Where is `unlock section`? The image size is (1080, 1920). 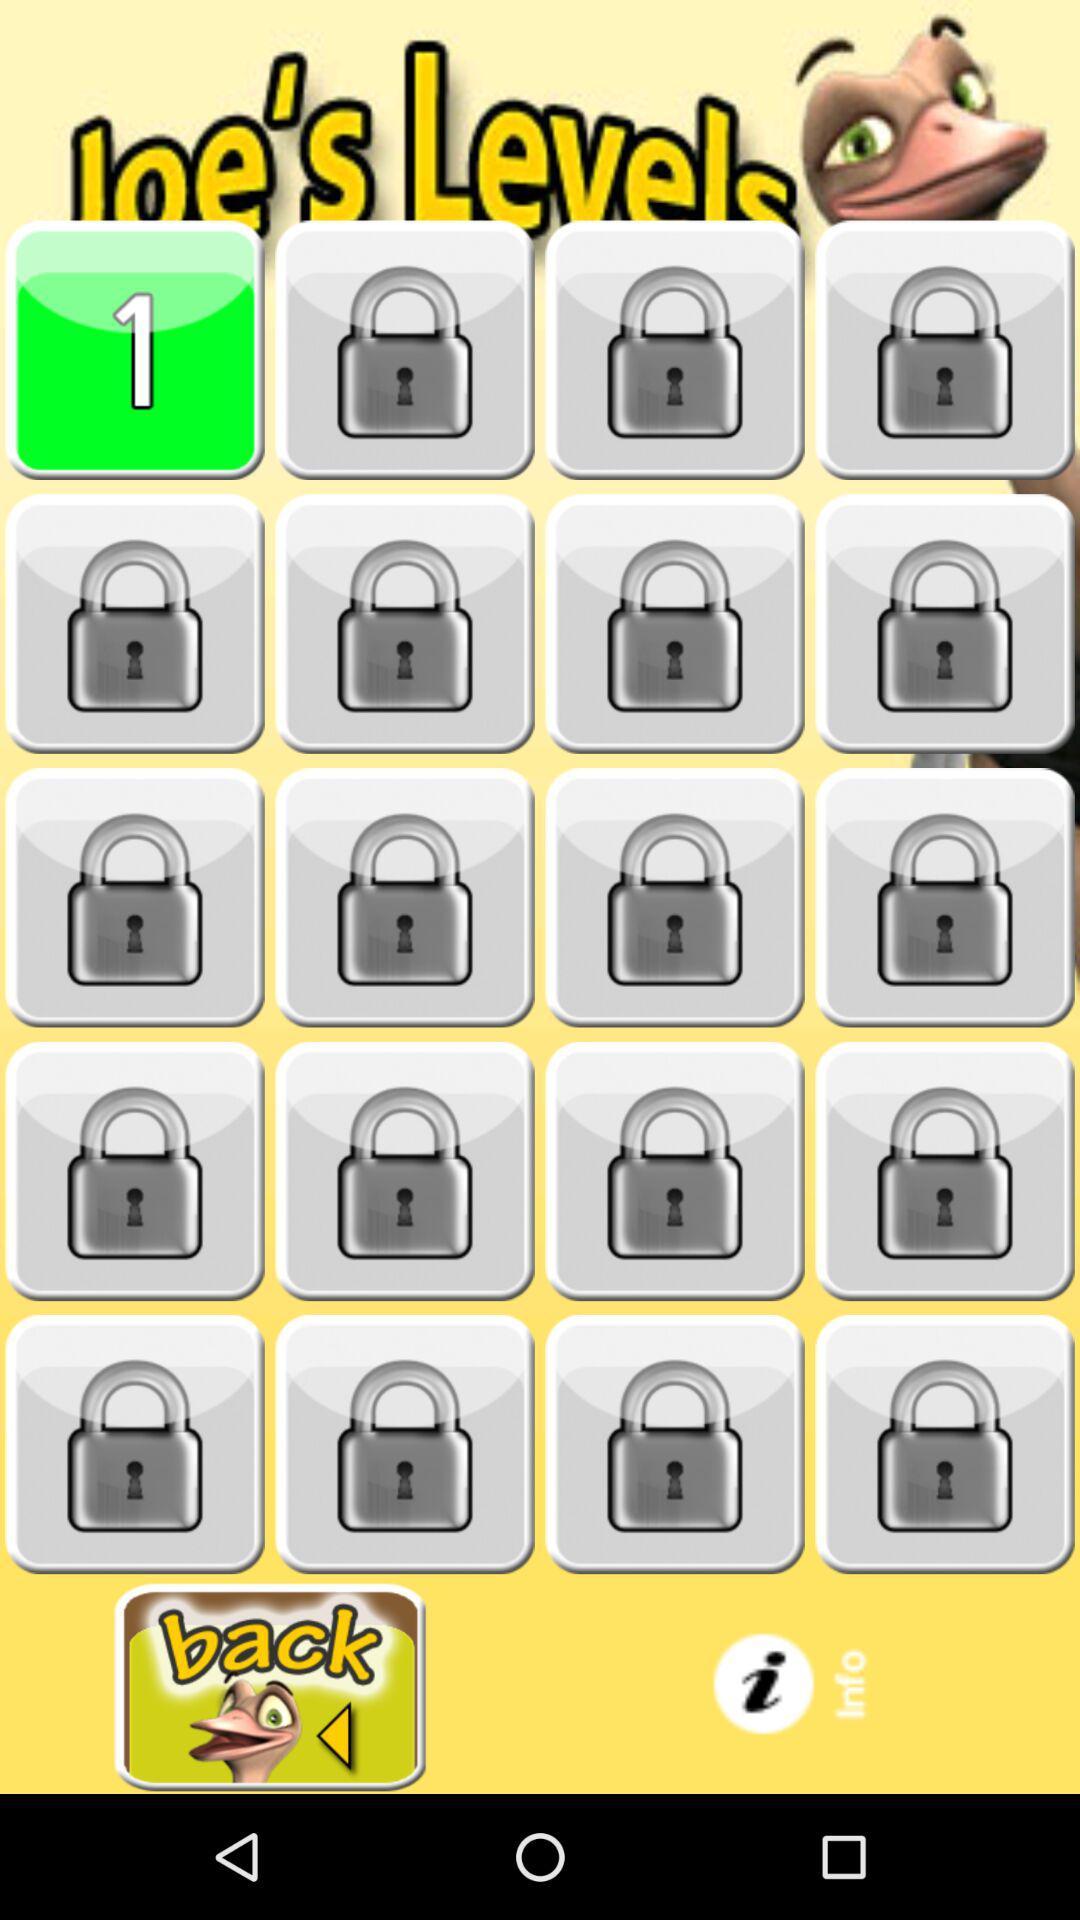
unlock section is located at coordinates (945, 350).